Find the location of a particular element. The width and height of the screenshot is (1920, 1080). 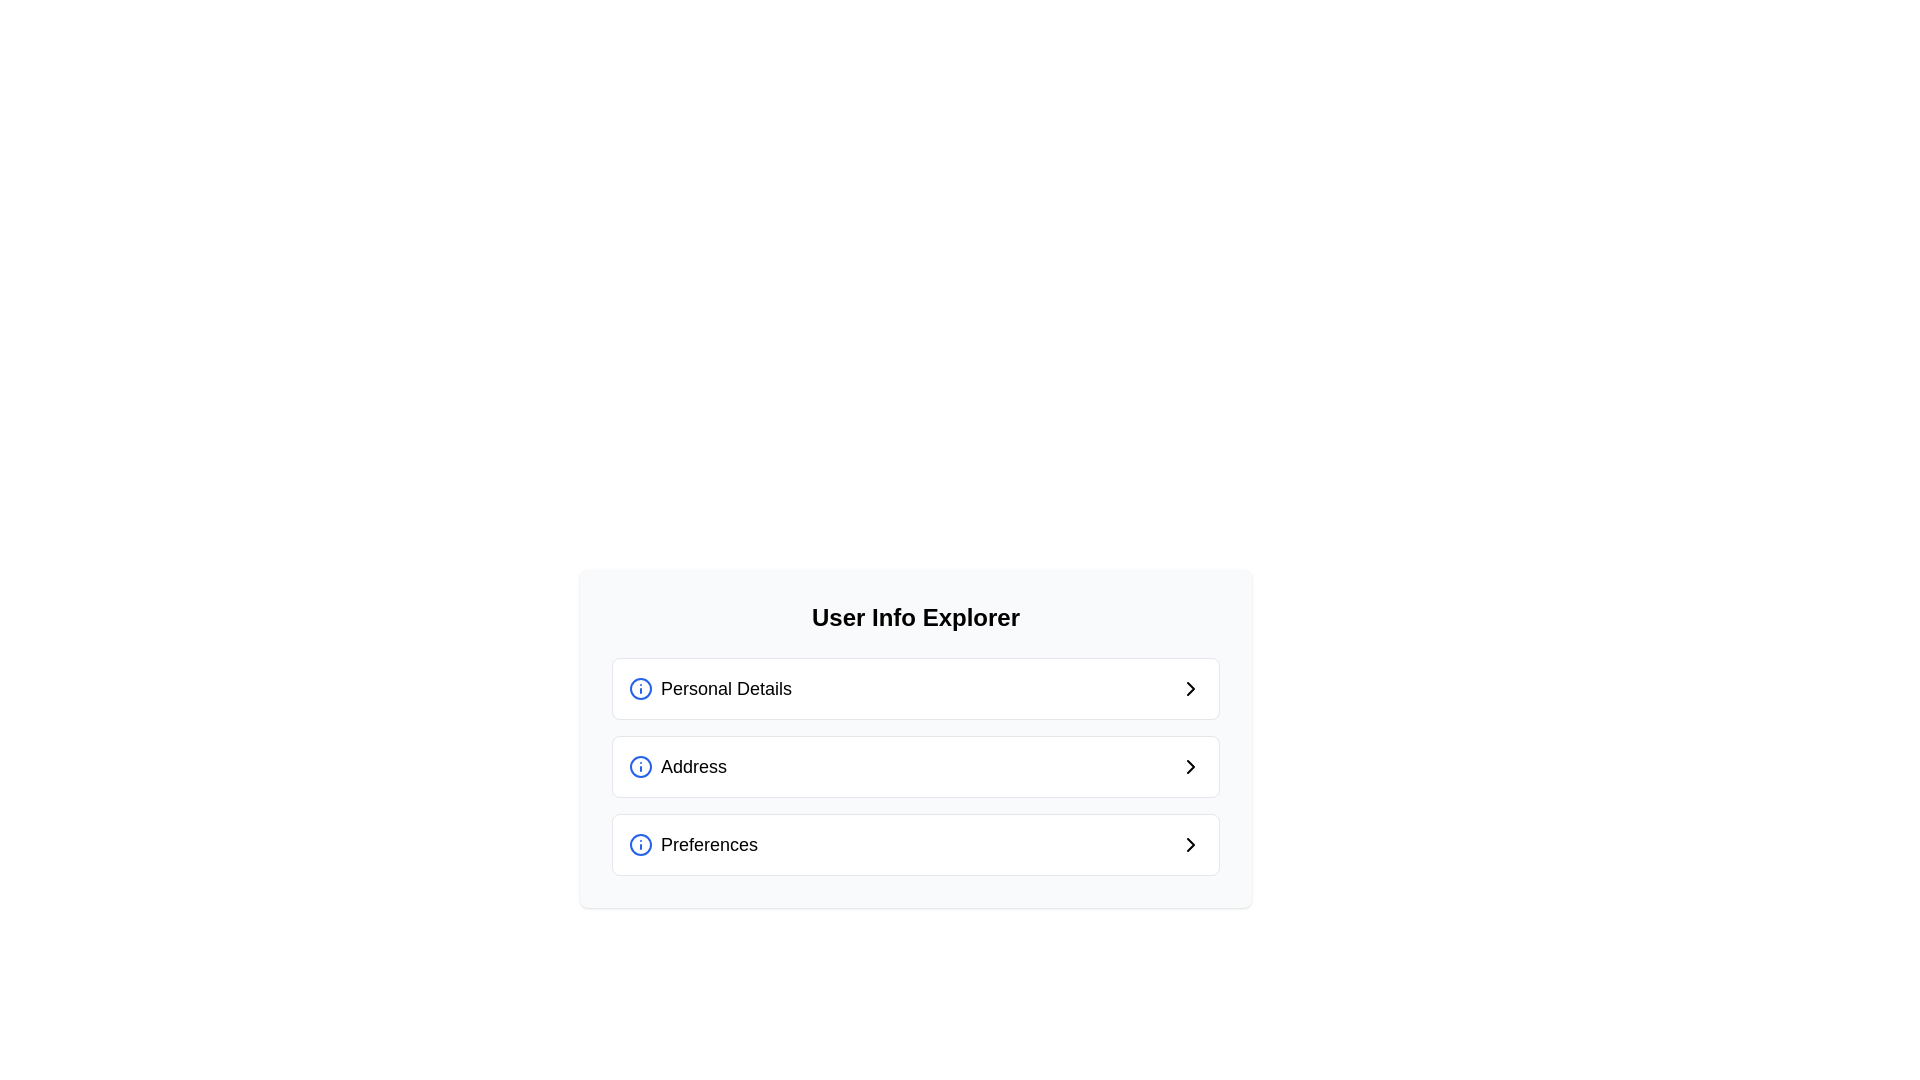

the icon representing additional information associated with the 'Preferences' section, located in the third row of the vertical layout is located at coordinates (641, 844).